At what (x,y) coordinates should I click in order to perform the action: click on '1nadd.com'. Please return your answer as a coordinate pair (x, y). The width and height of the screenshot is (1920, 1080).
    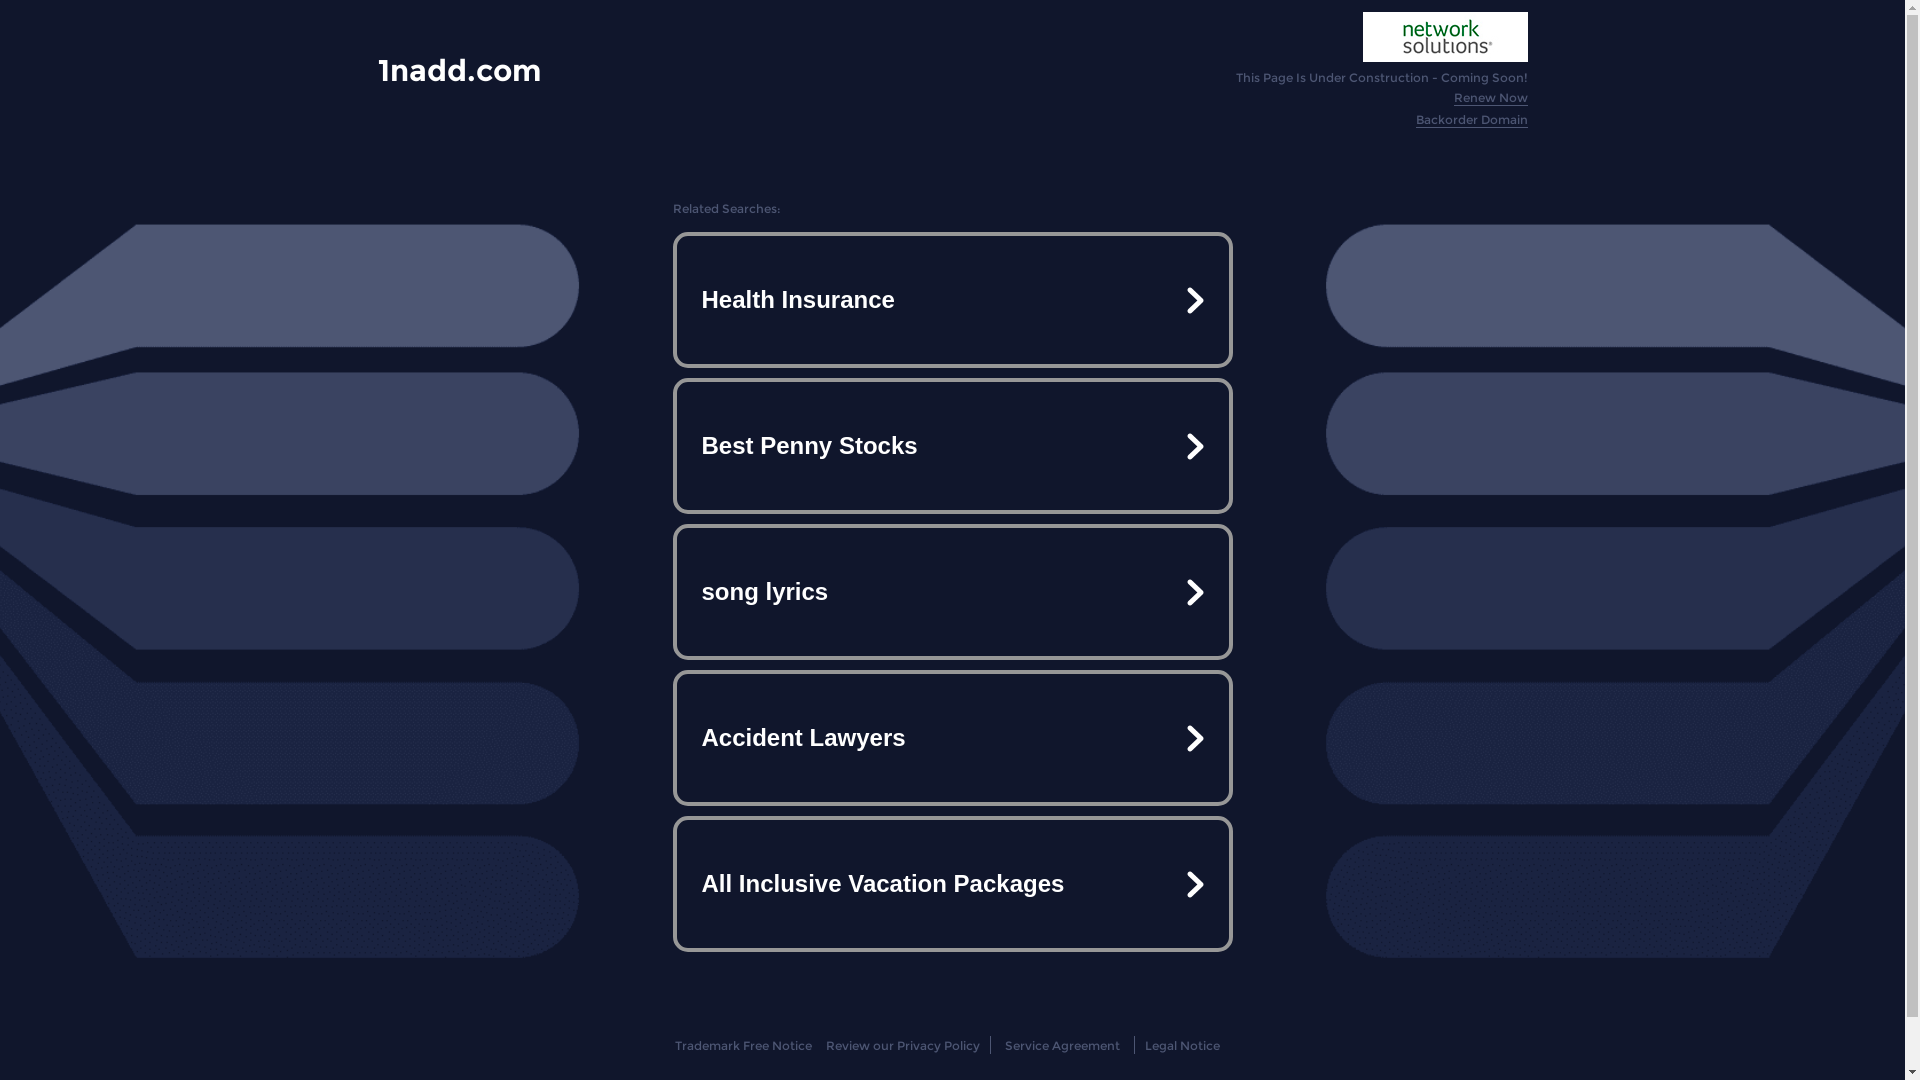
    Looking at the image, I should click on (458, 69).